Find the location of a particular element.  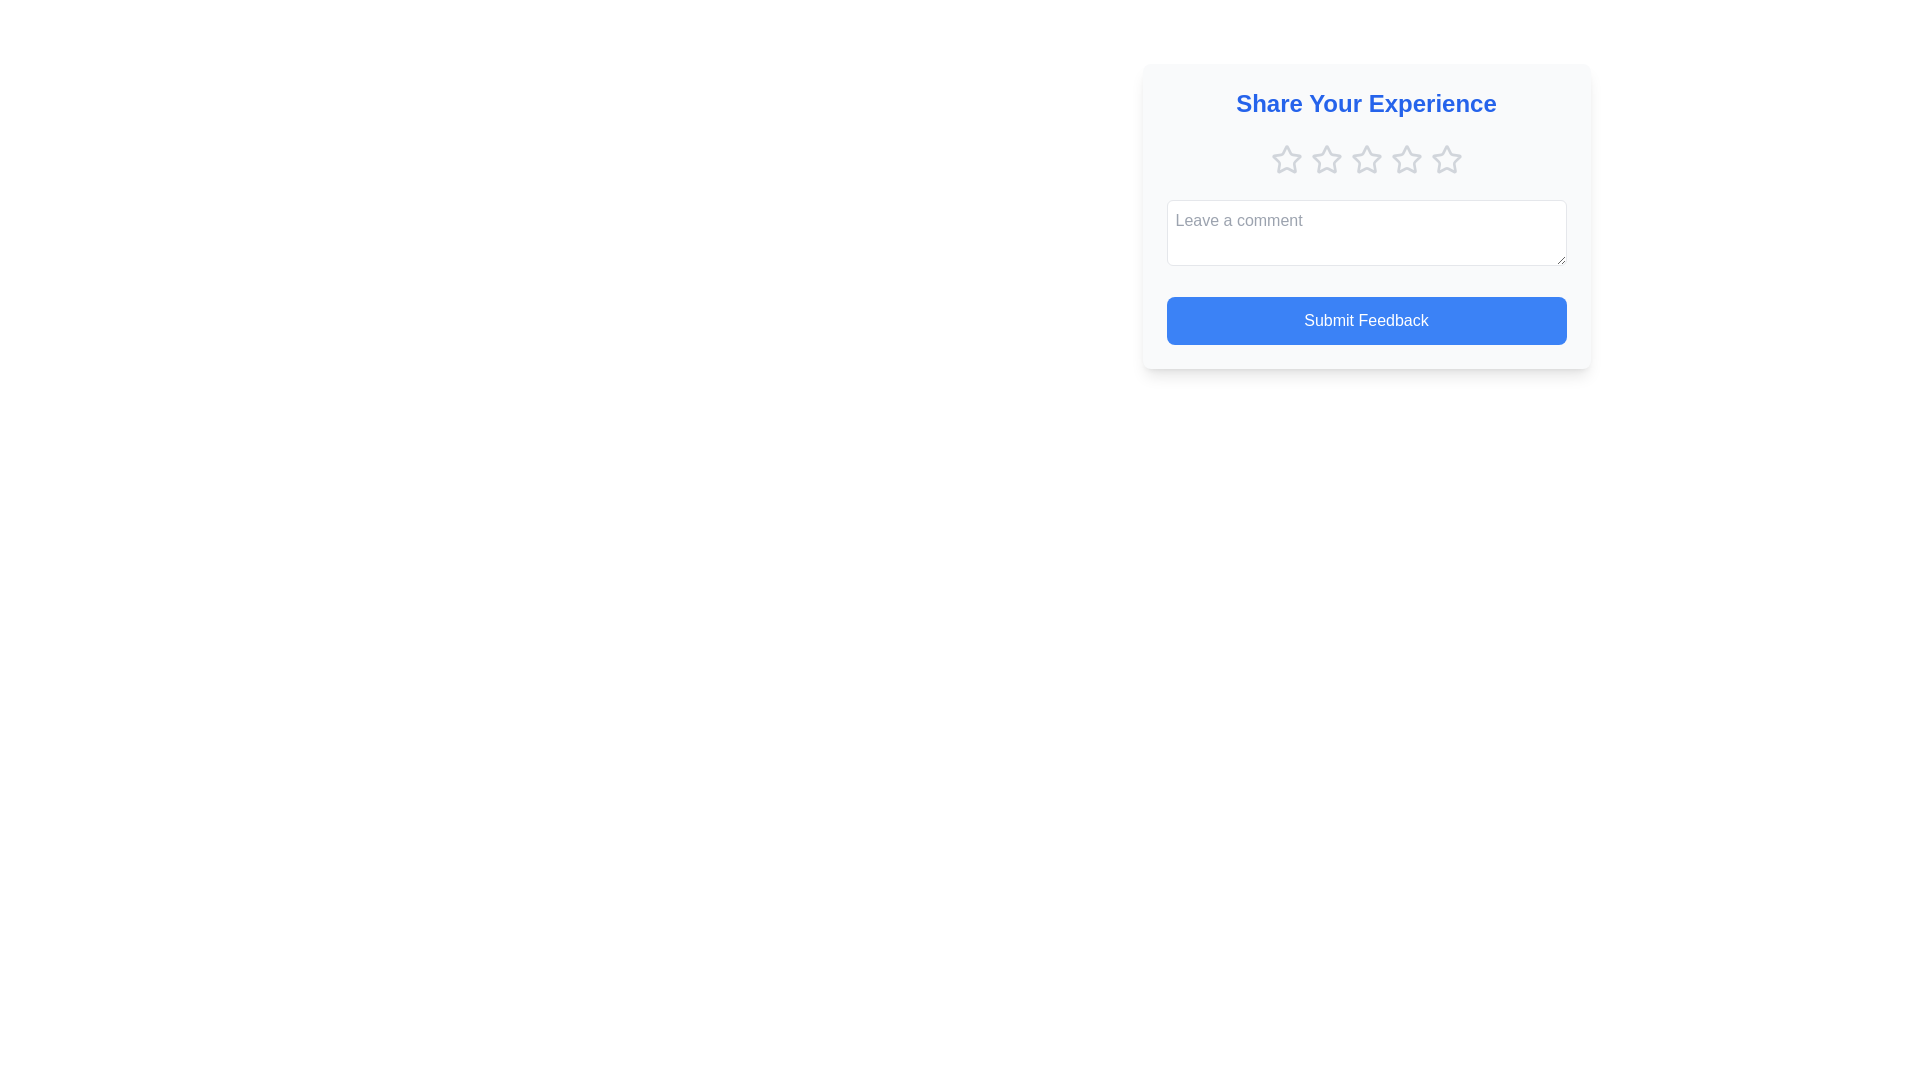

the second star icon from the left in the rating options located below 'Share Your Experience' is located at coordinates (1325, 157).